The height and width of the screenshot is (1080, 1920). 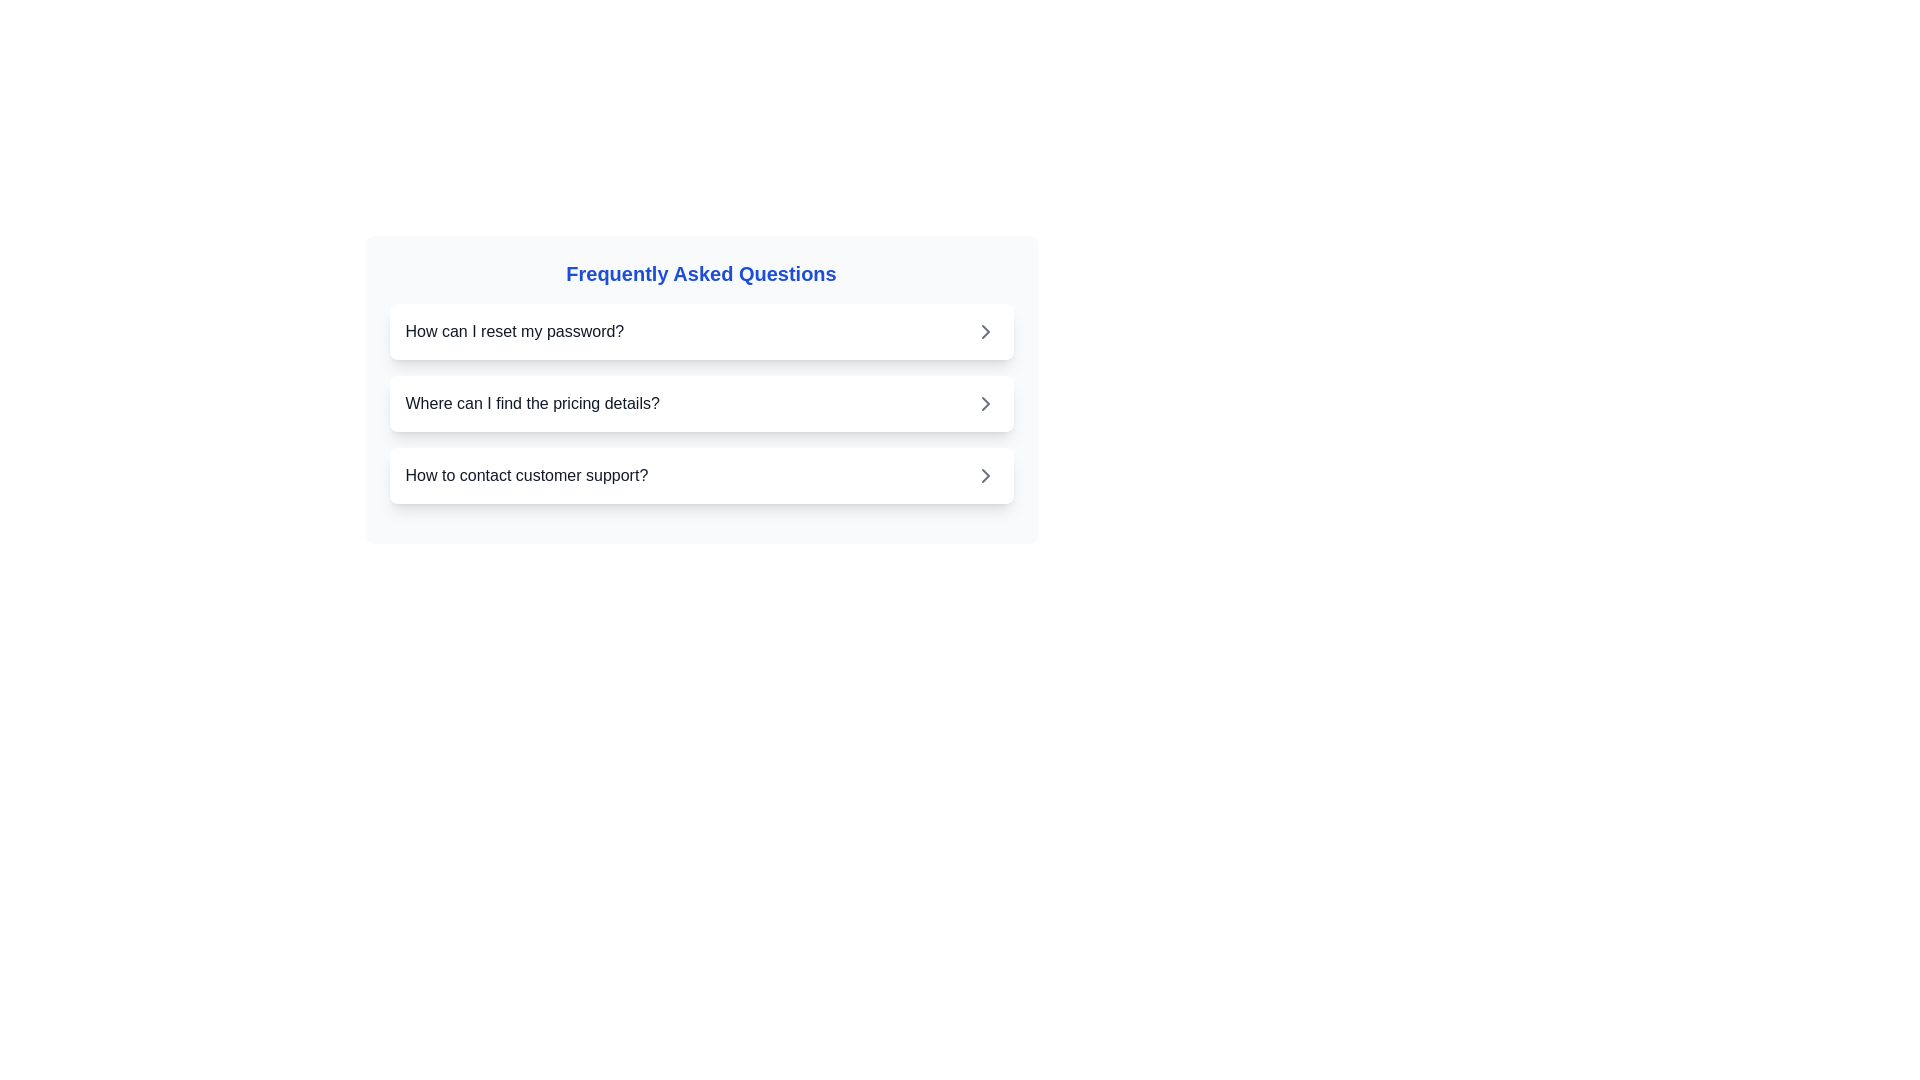 I want to click on the clickable Text Label in the Frequently Asked Questions section that provides information about resetting a password, so click(x=514, y=330).